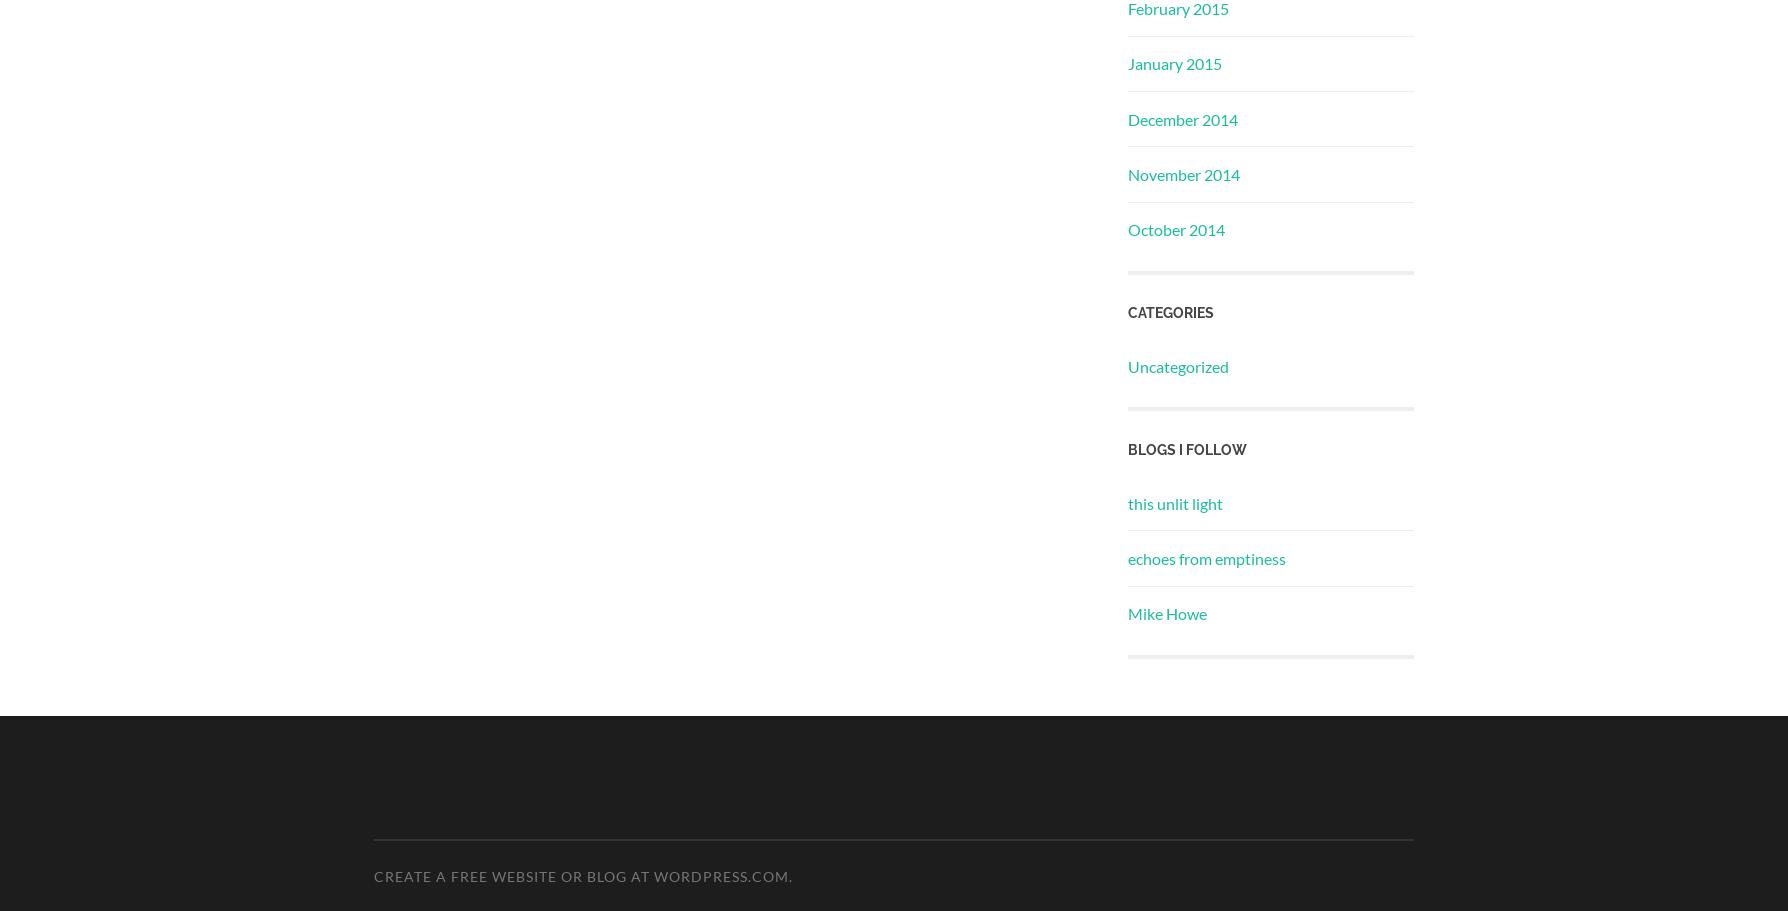 This screenshot has height=911, width=1788. What do you see at coordinates (1174, 62) in the screenshot?
I see `'January 2015'` at bounding box center [1174, 62].